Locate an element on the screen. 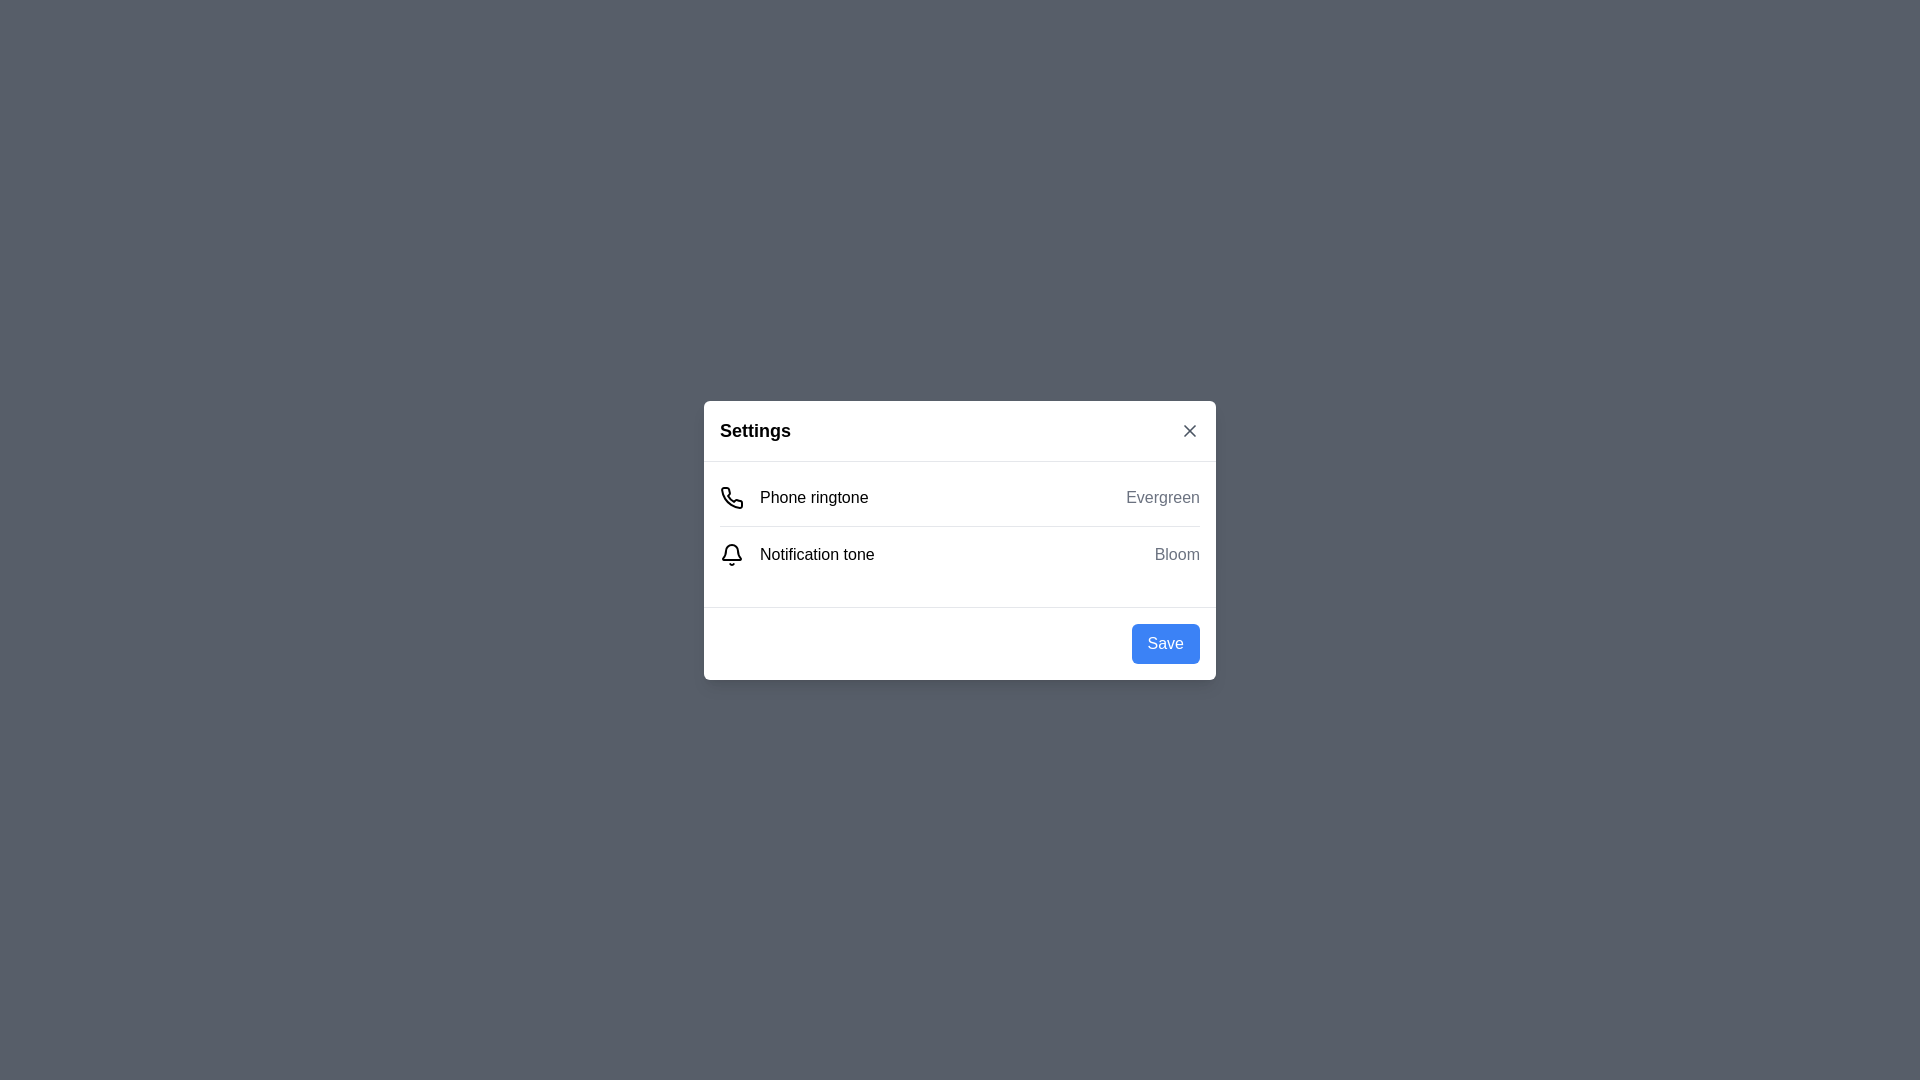 The width and height of the screenshot is (1920, 1080). the inner vector graphic element of the close button in the top-right corner of the settings dialog to visually emphasize it is located at coordinates (1190, 429).